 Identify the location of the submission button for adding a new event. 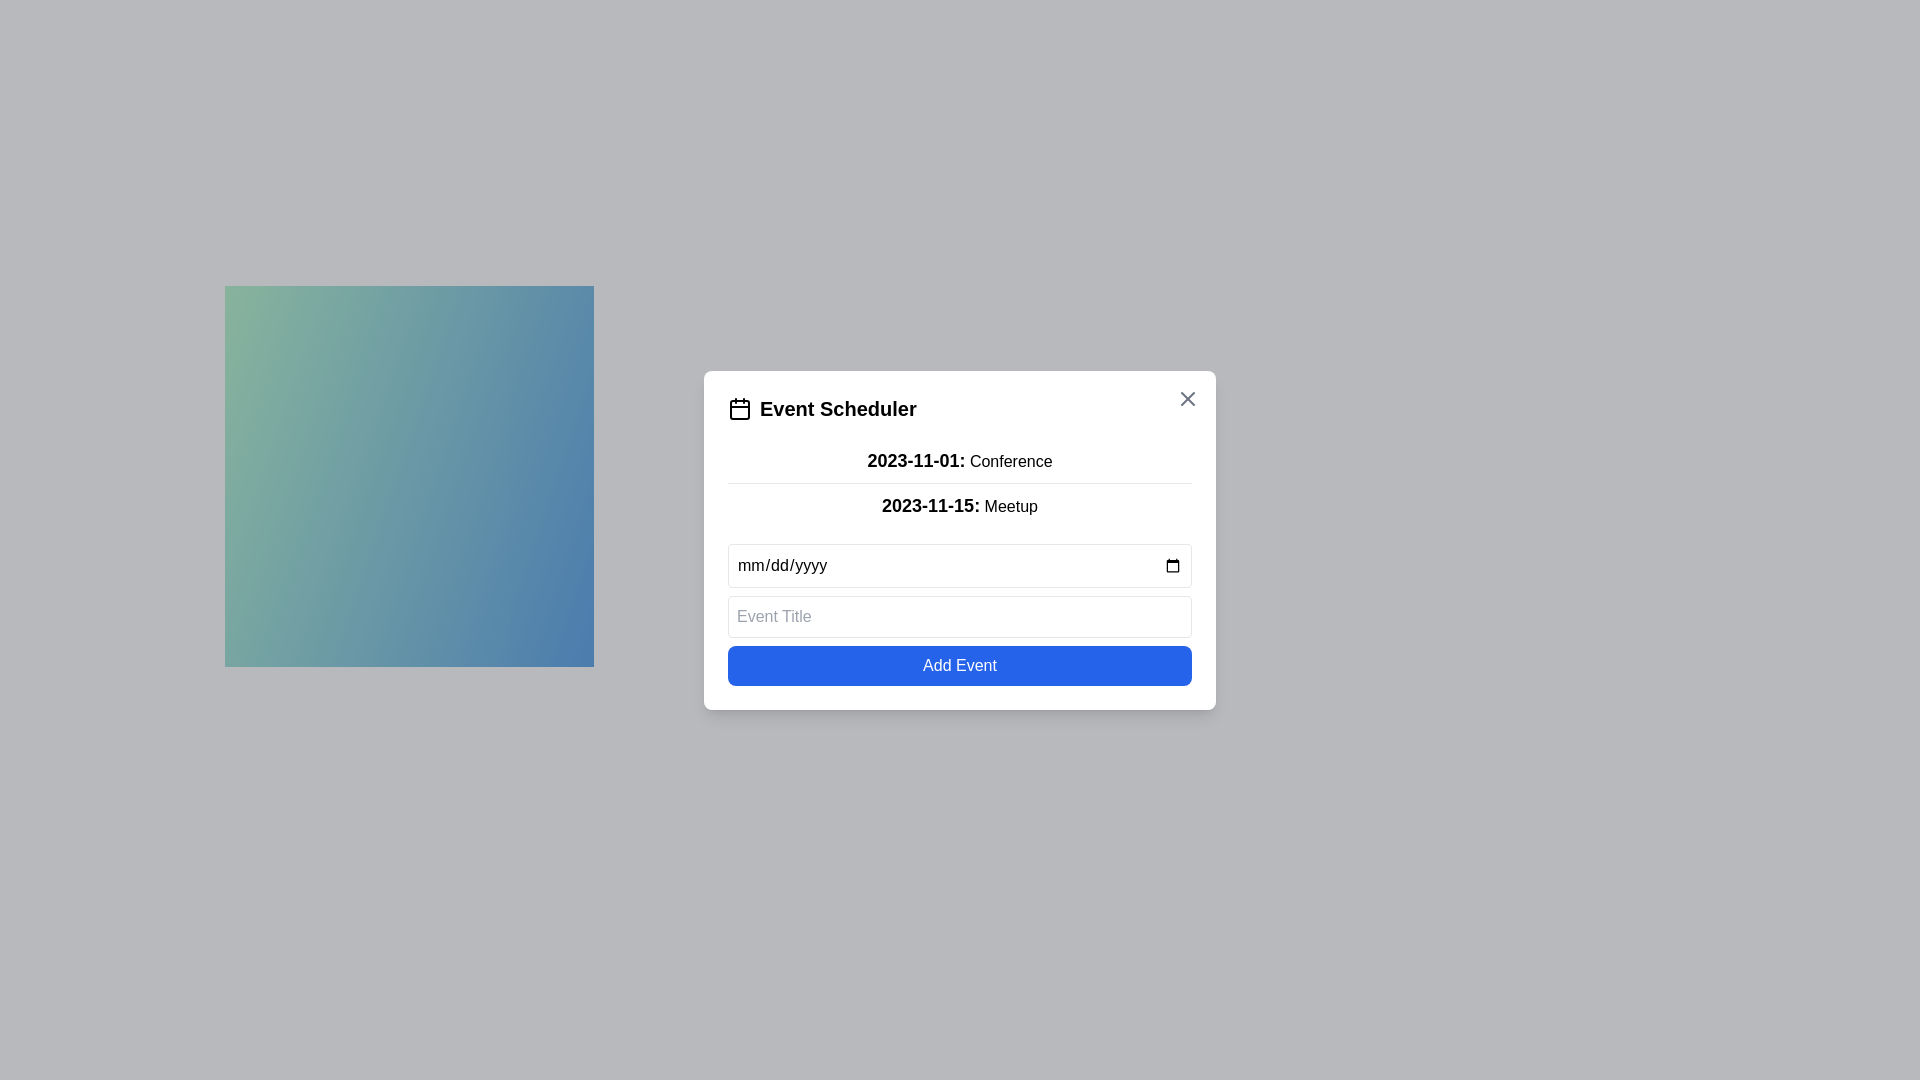
(960, 665).